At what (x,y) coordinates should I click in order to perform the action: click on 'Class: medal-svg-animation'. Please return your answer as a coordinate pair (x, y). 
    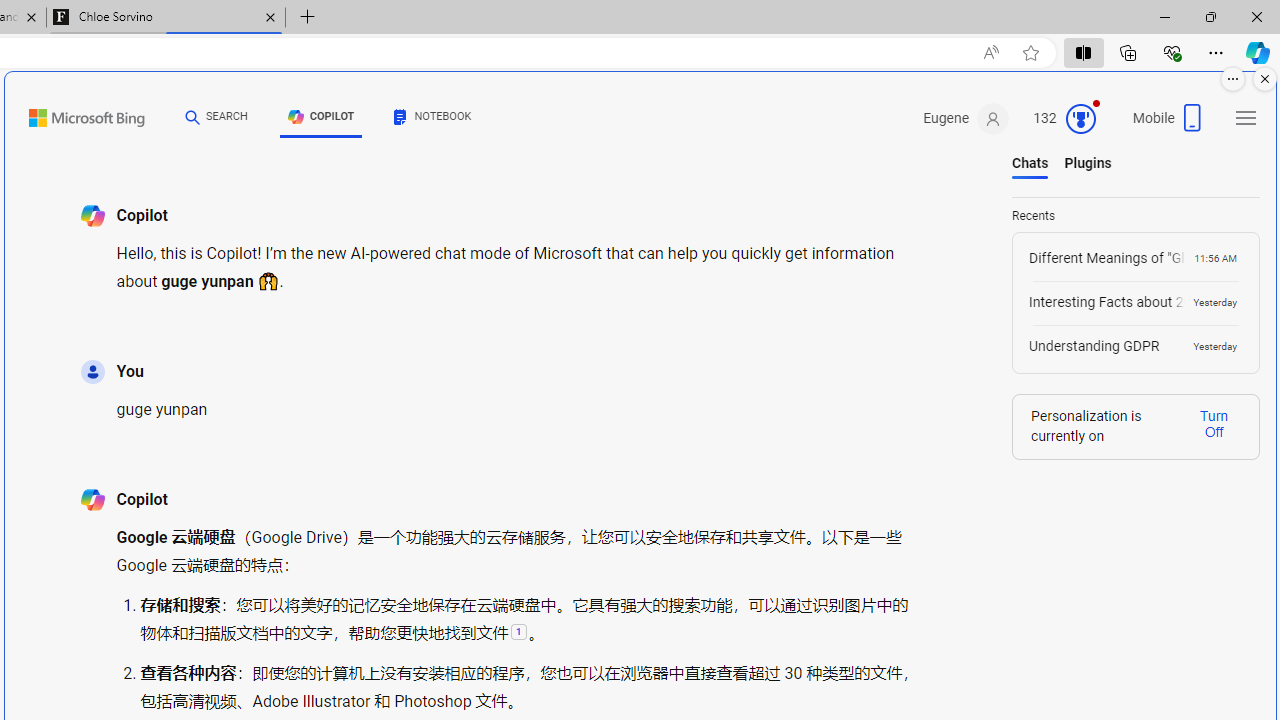
    Looking at the image, I should click on (1079, 119).